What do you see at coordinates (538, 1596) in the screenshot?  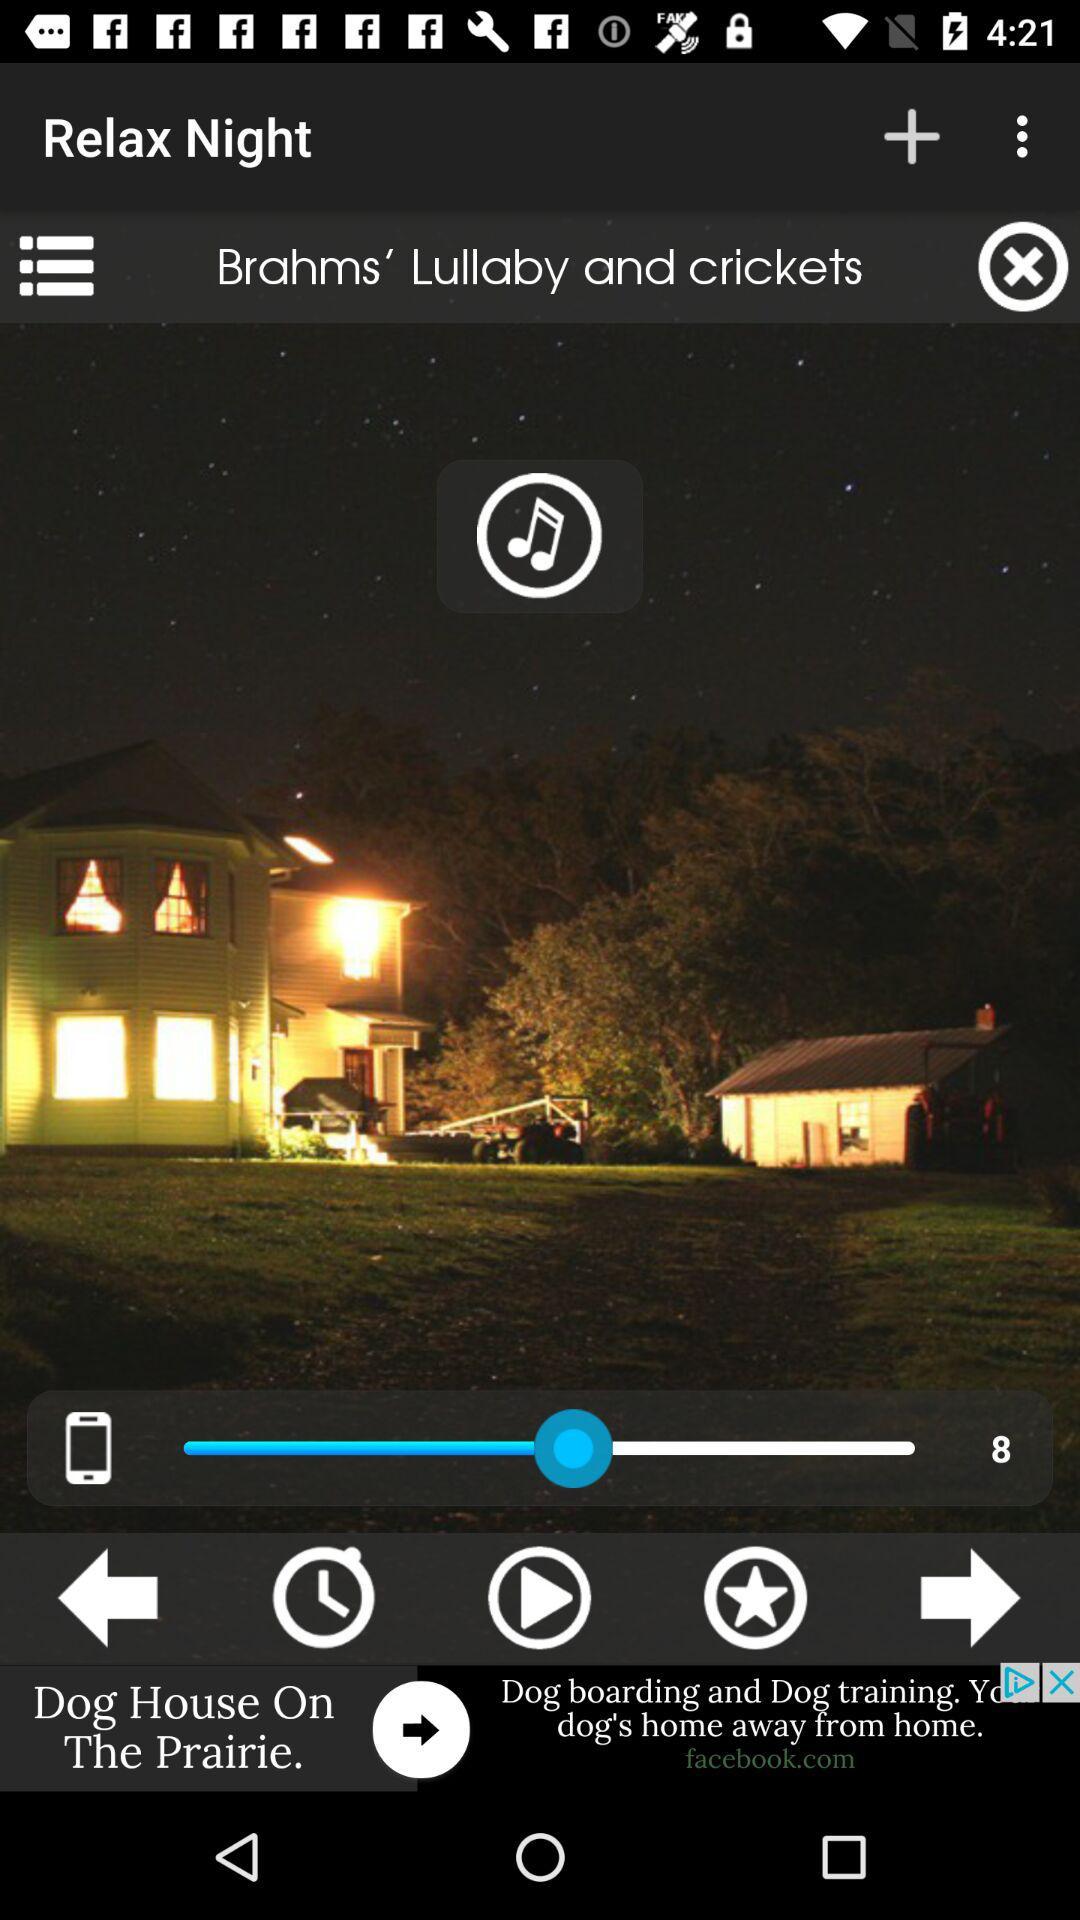 I see `the play icon` at bounding box center [538, 1596].